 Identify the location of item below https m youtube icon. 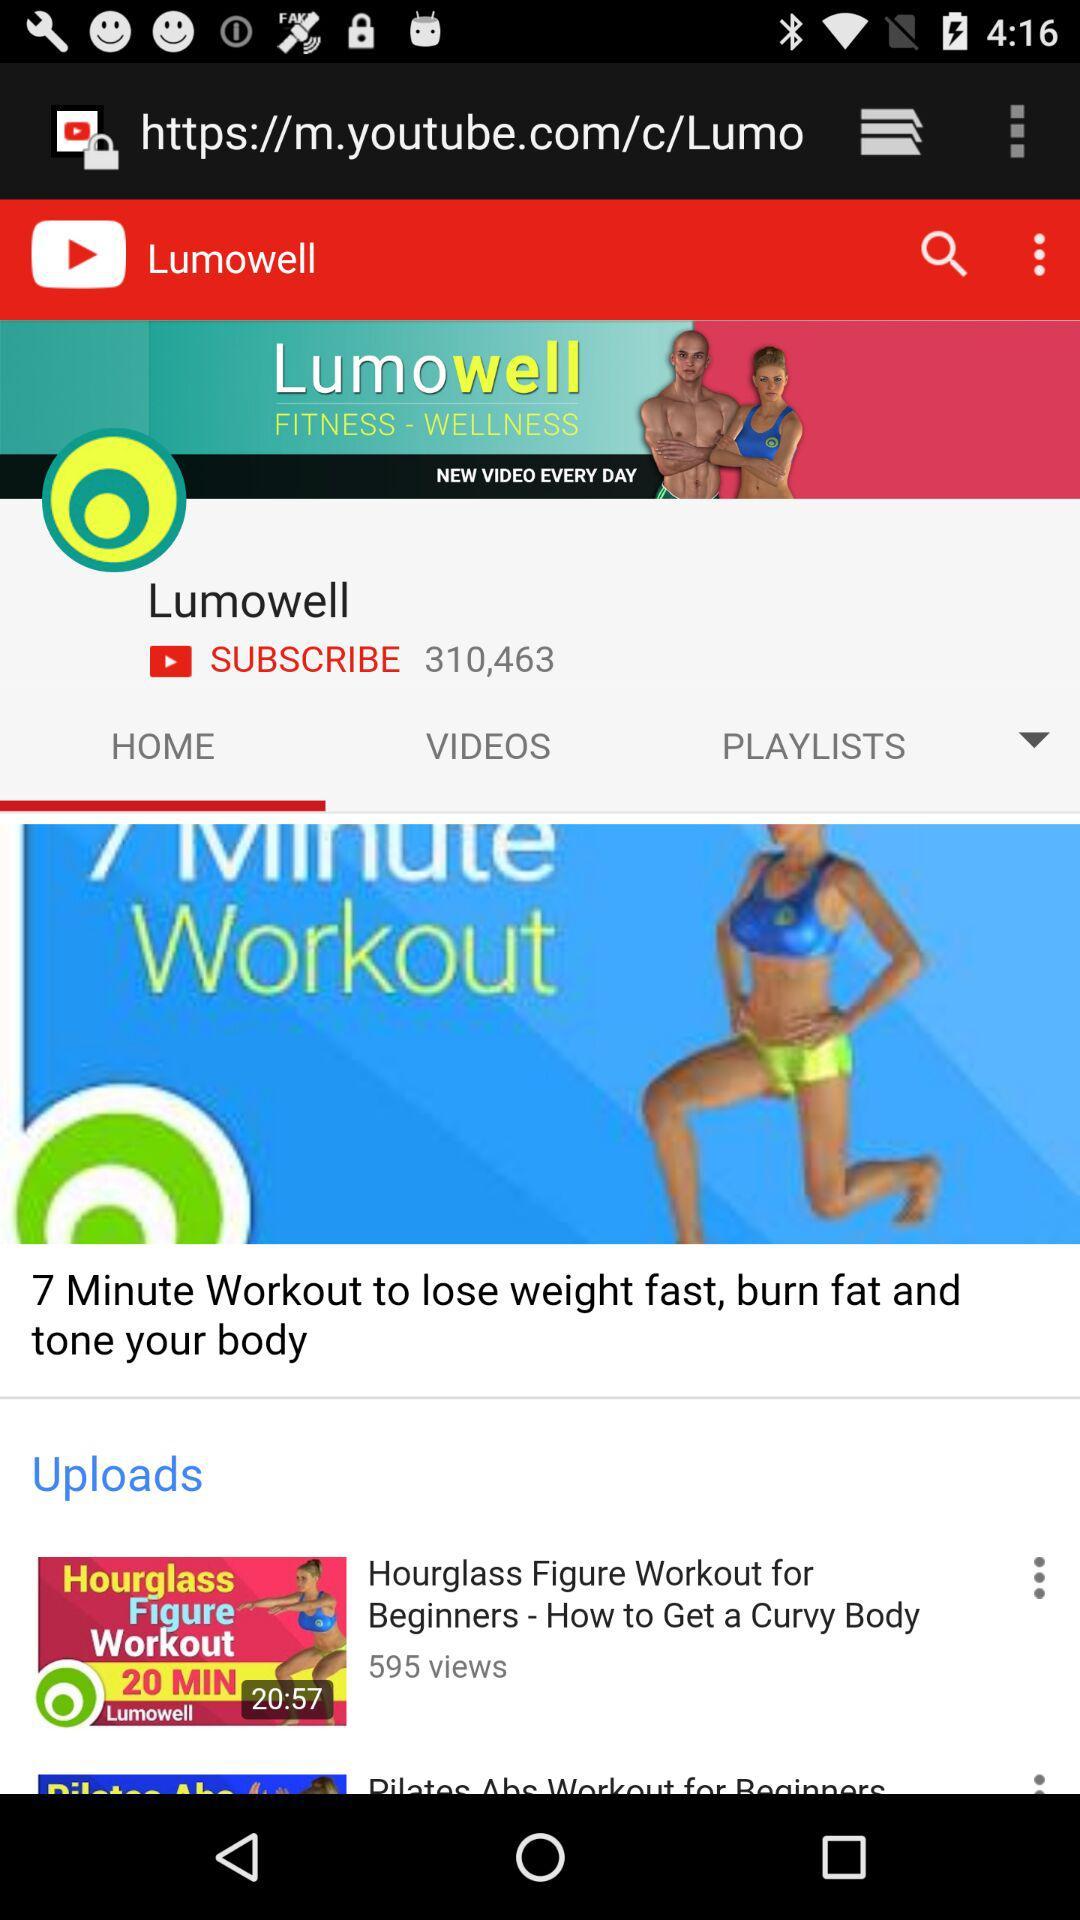
(540, 996).